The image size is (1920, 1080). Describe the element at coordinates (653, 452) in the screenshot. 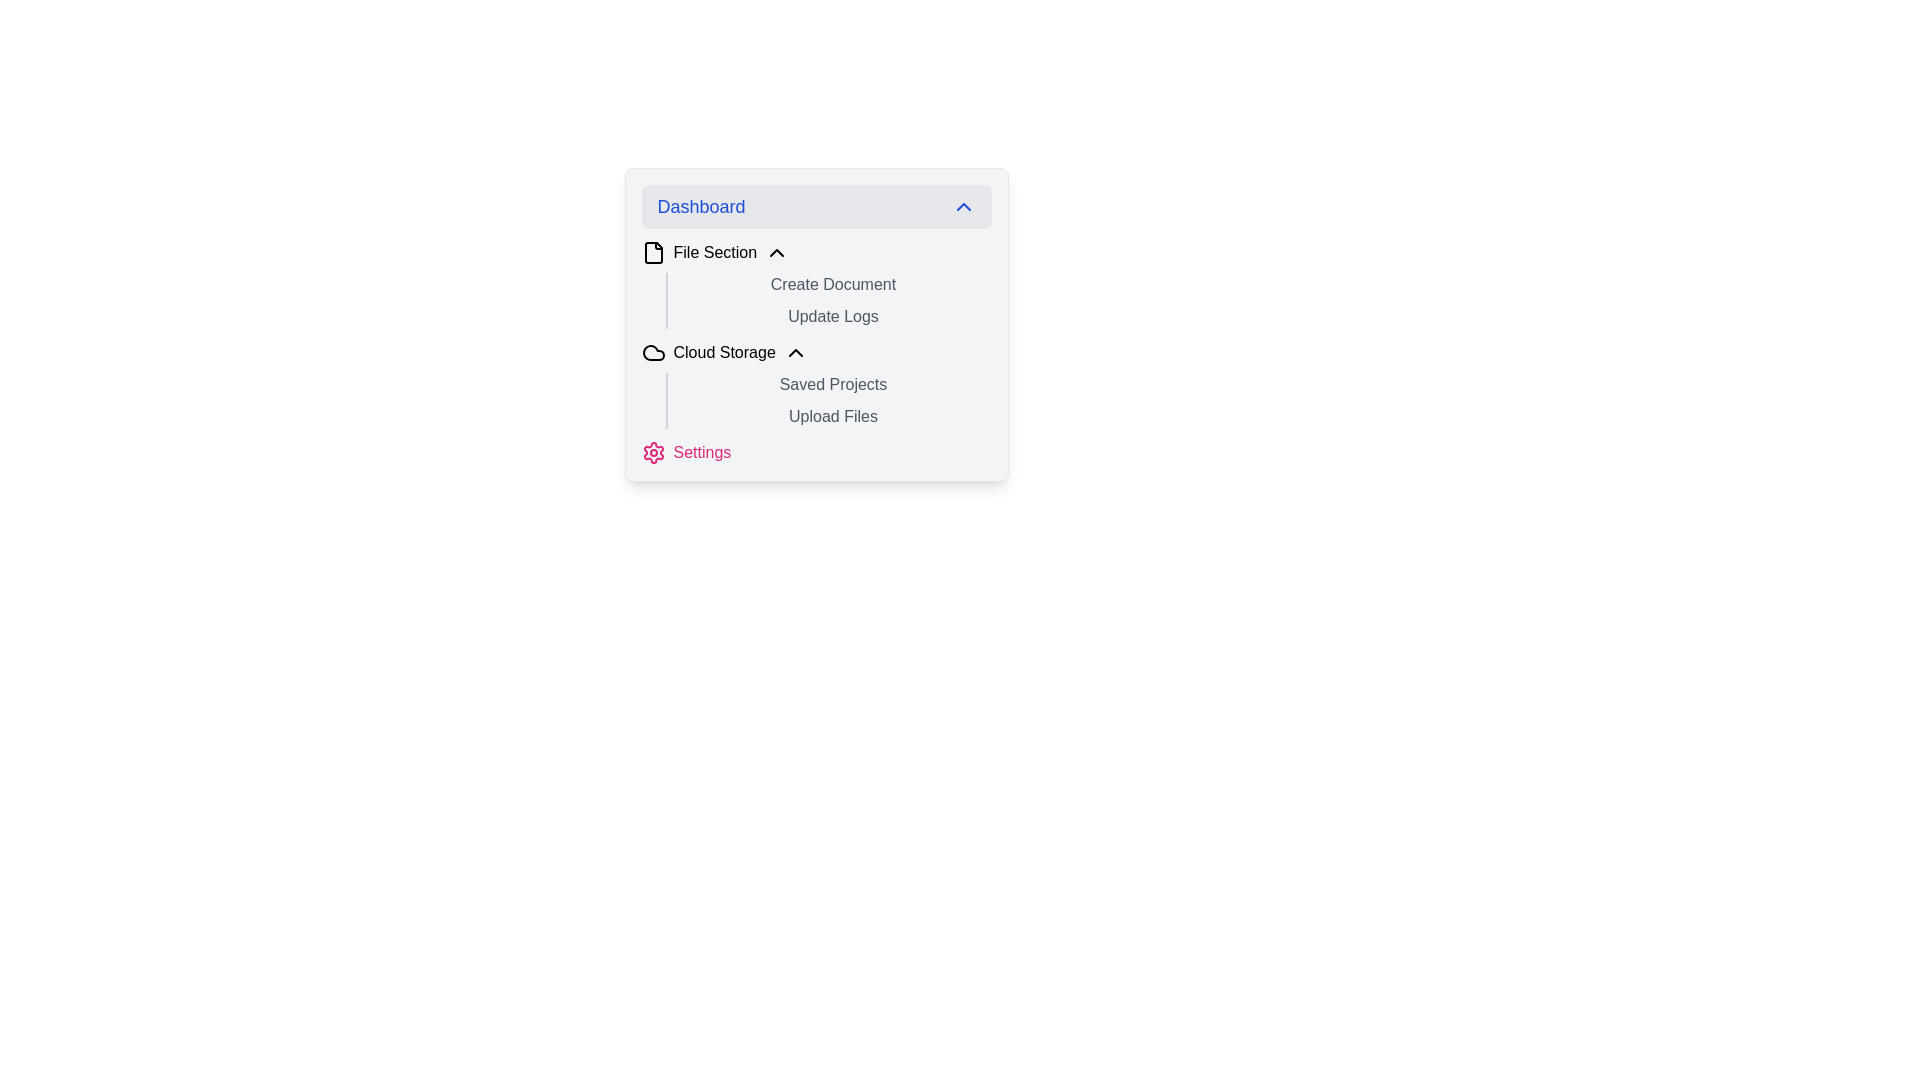

I see `the bold pink gear icon located to the left of the 'Settings' label in the vertical menu` at that location.